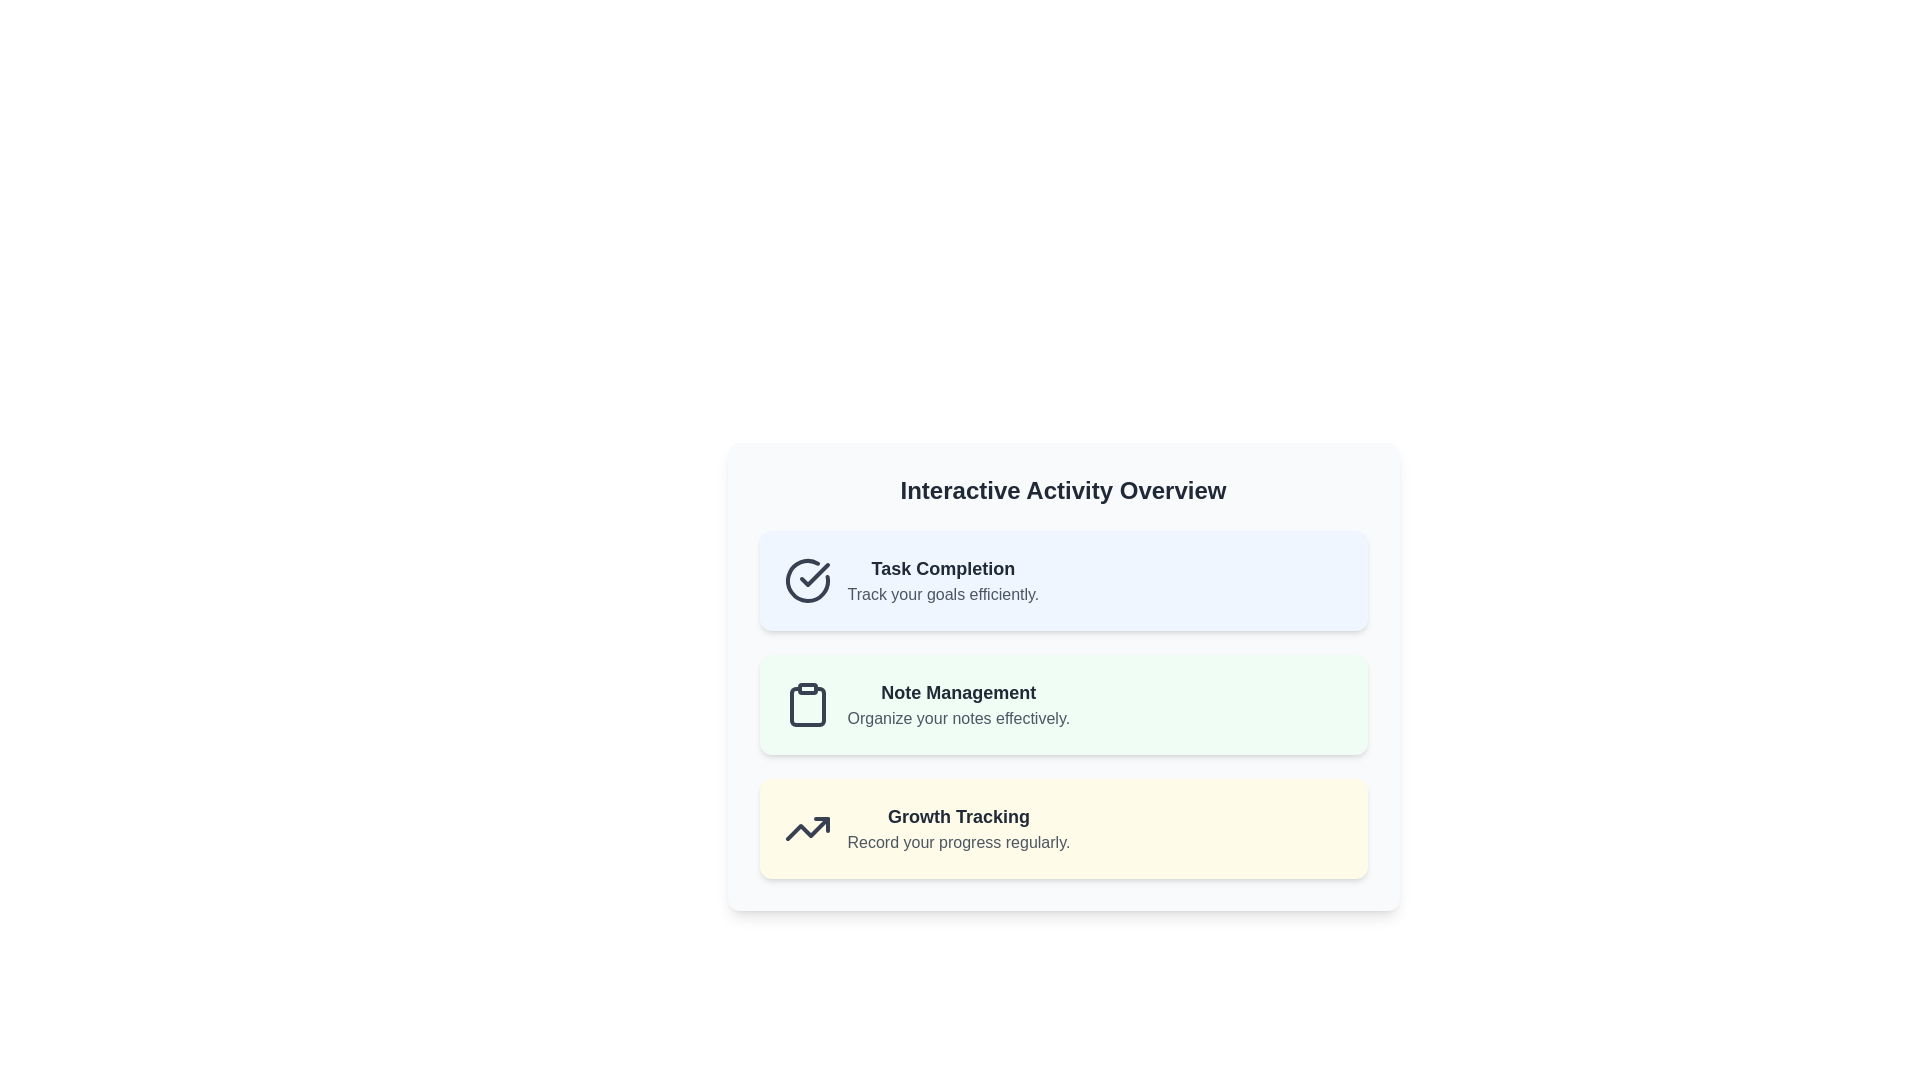  I want to click on the static text label that provides context or encouragement related to the 'Growth Tracking' section, located beneath the bold heading in the bottommost section of a card layout, so click(958, 843).